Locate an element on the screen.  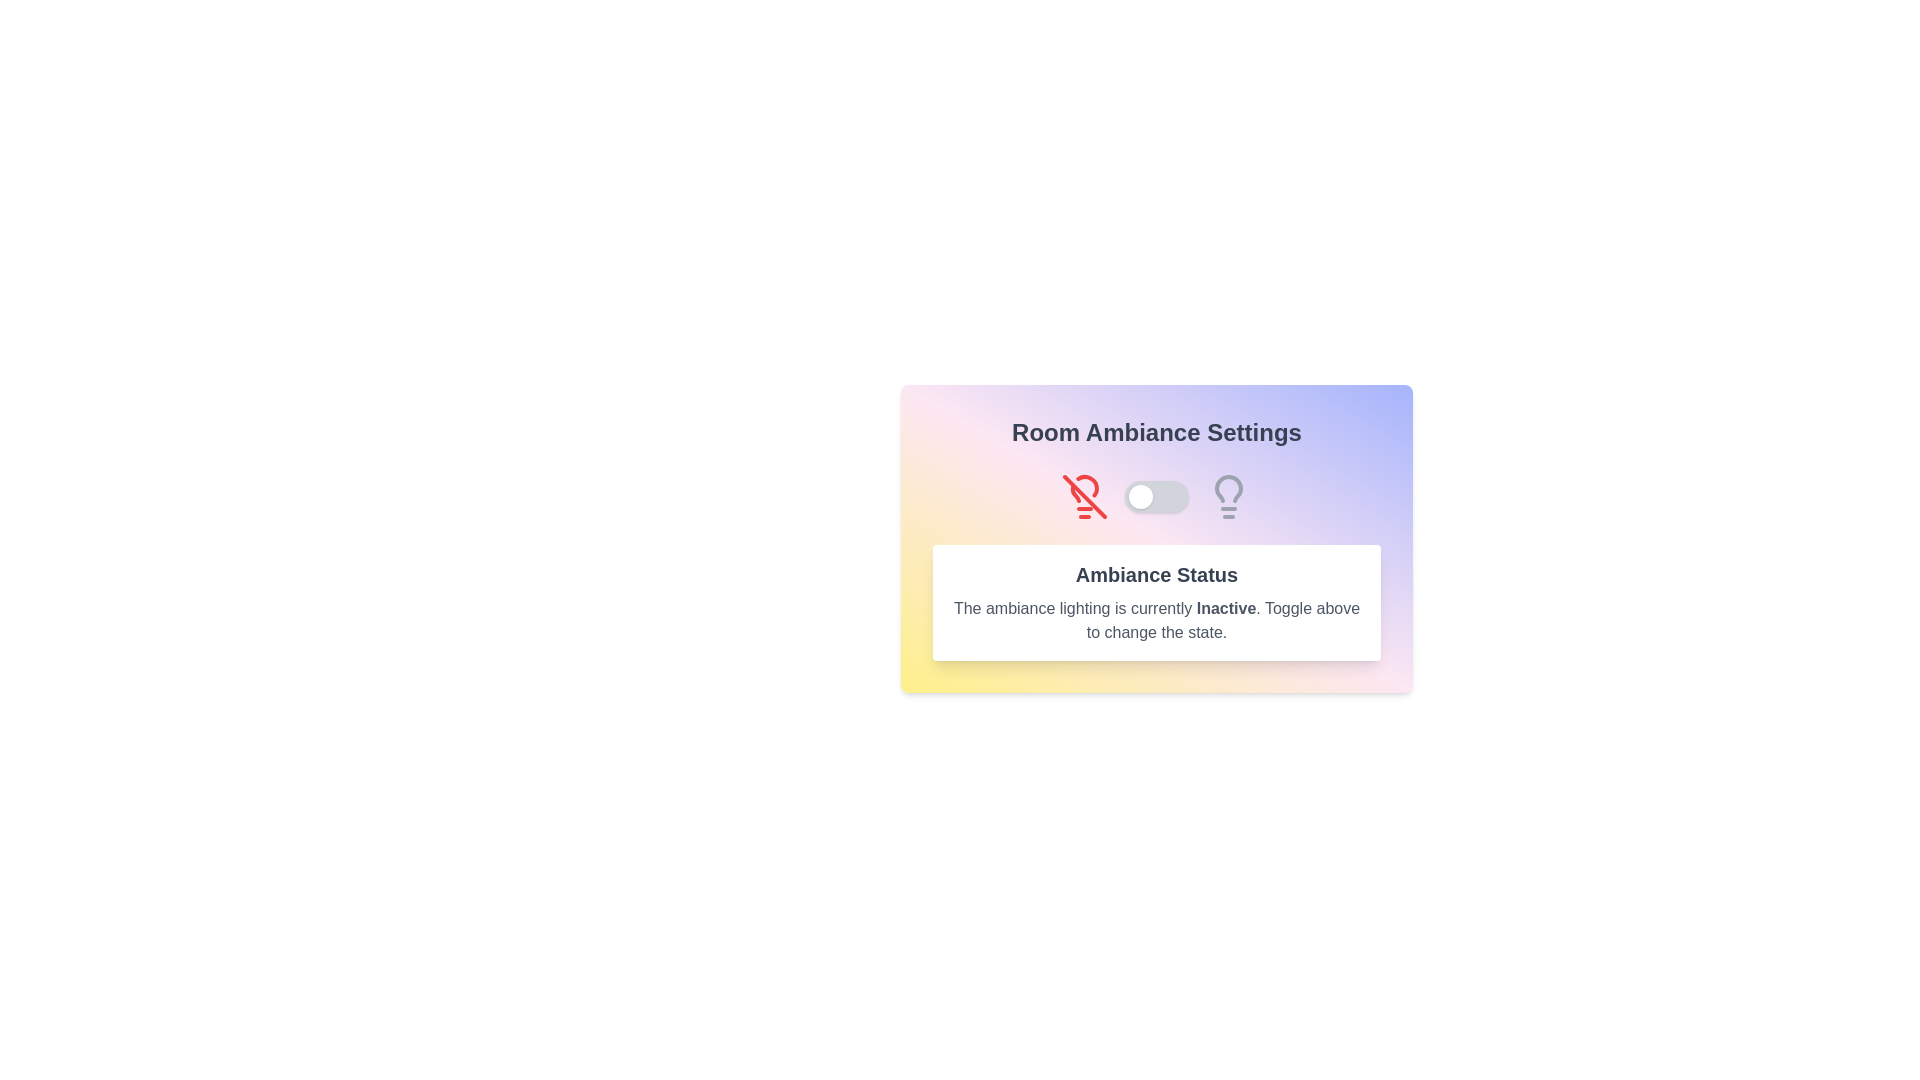
the inactive lighting system icon, which is the first icon in a horizontal row of three components in the top section of the card layout is located at coordinates (1083, 496).